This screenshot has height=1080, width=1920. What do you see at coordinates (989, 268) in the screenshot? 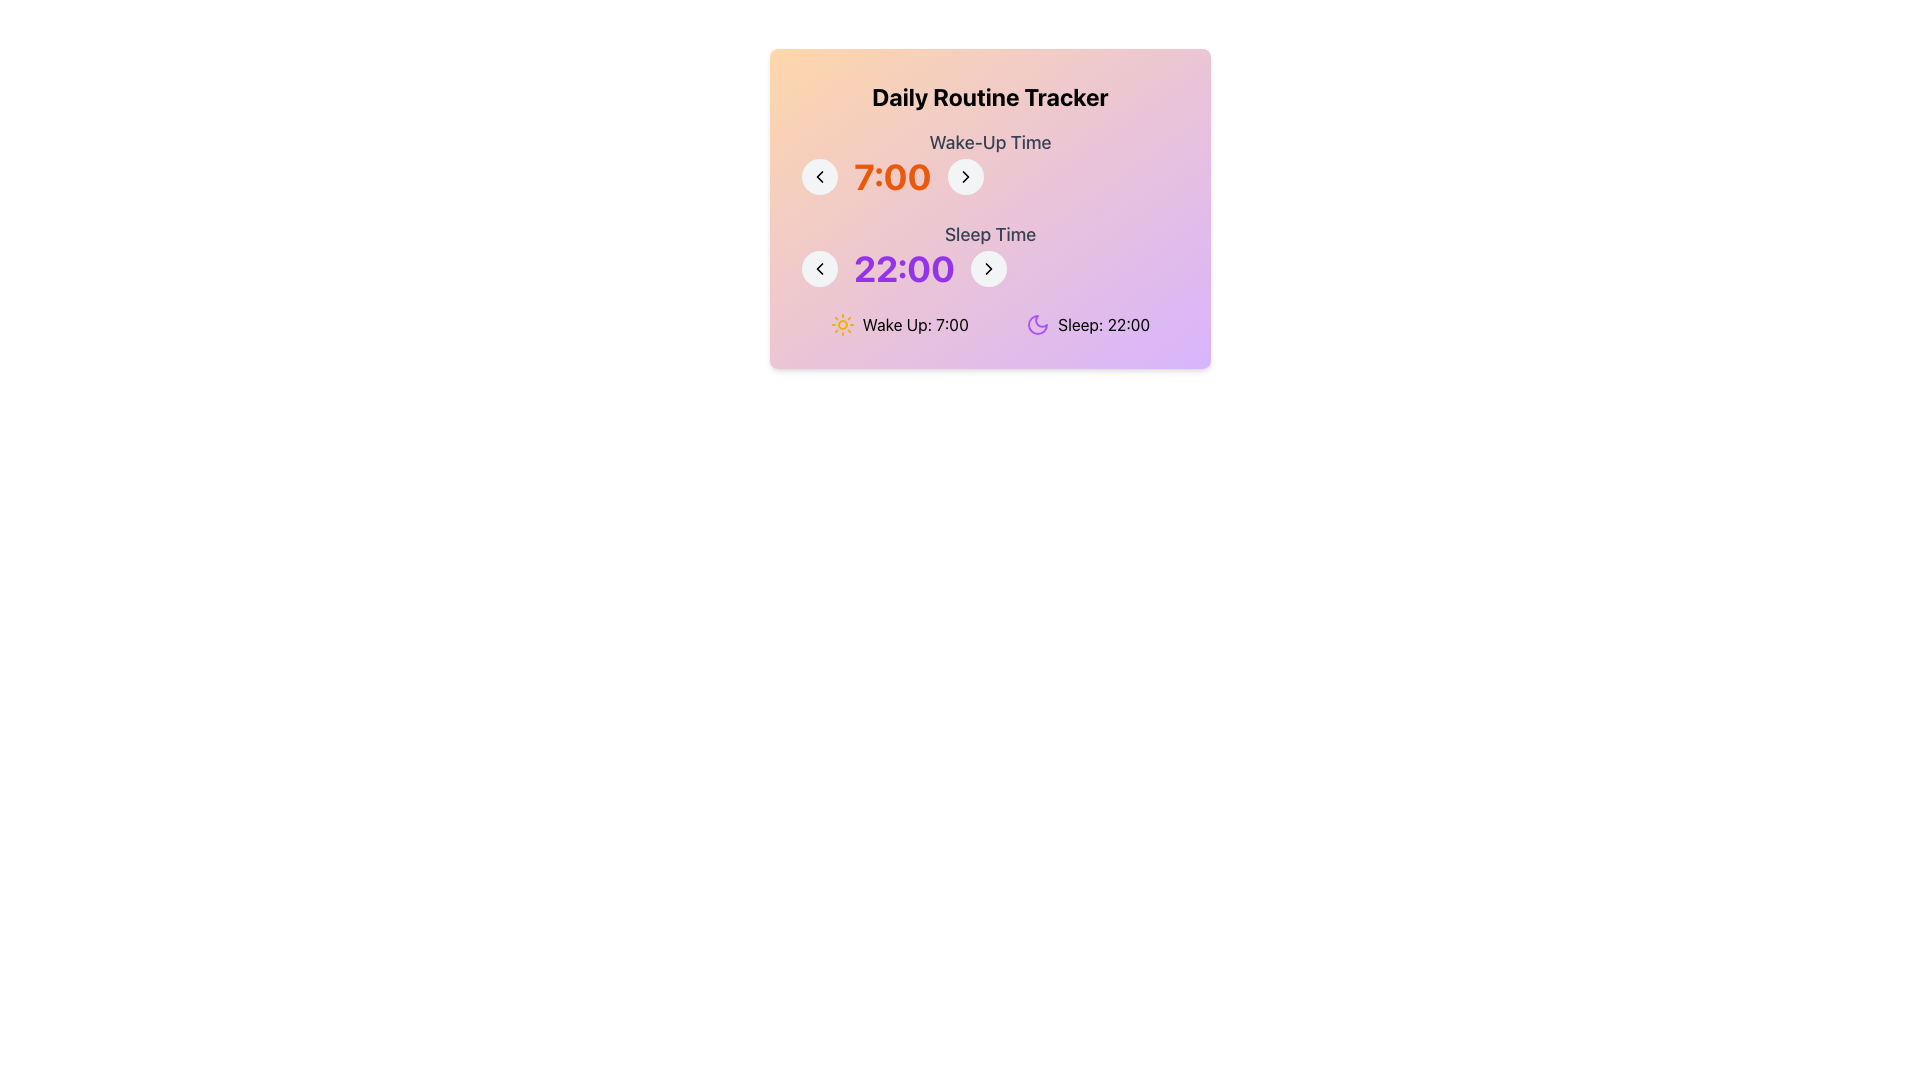
I see `the right-pointing arrow button located immediately to the right of the orange '7:00' text in the 'Wake-Up Time' section` at bounding box center [989, 268].